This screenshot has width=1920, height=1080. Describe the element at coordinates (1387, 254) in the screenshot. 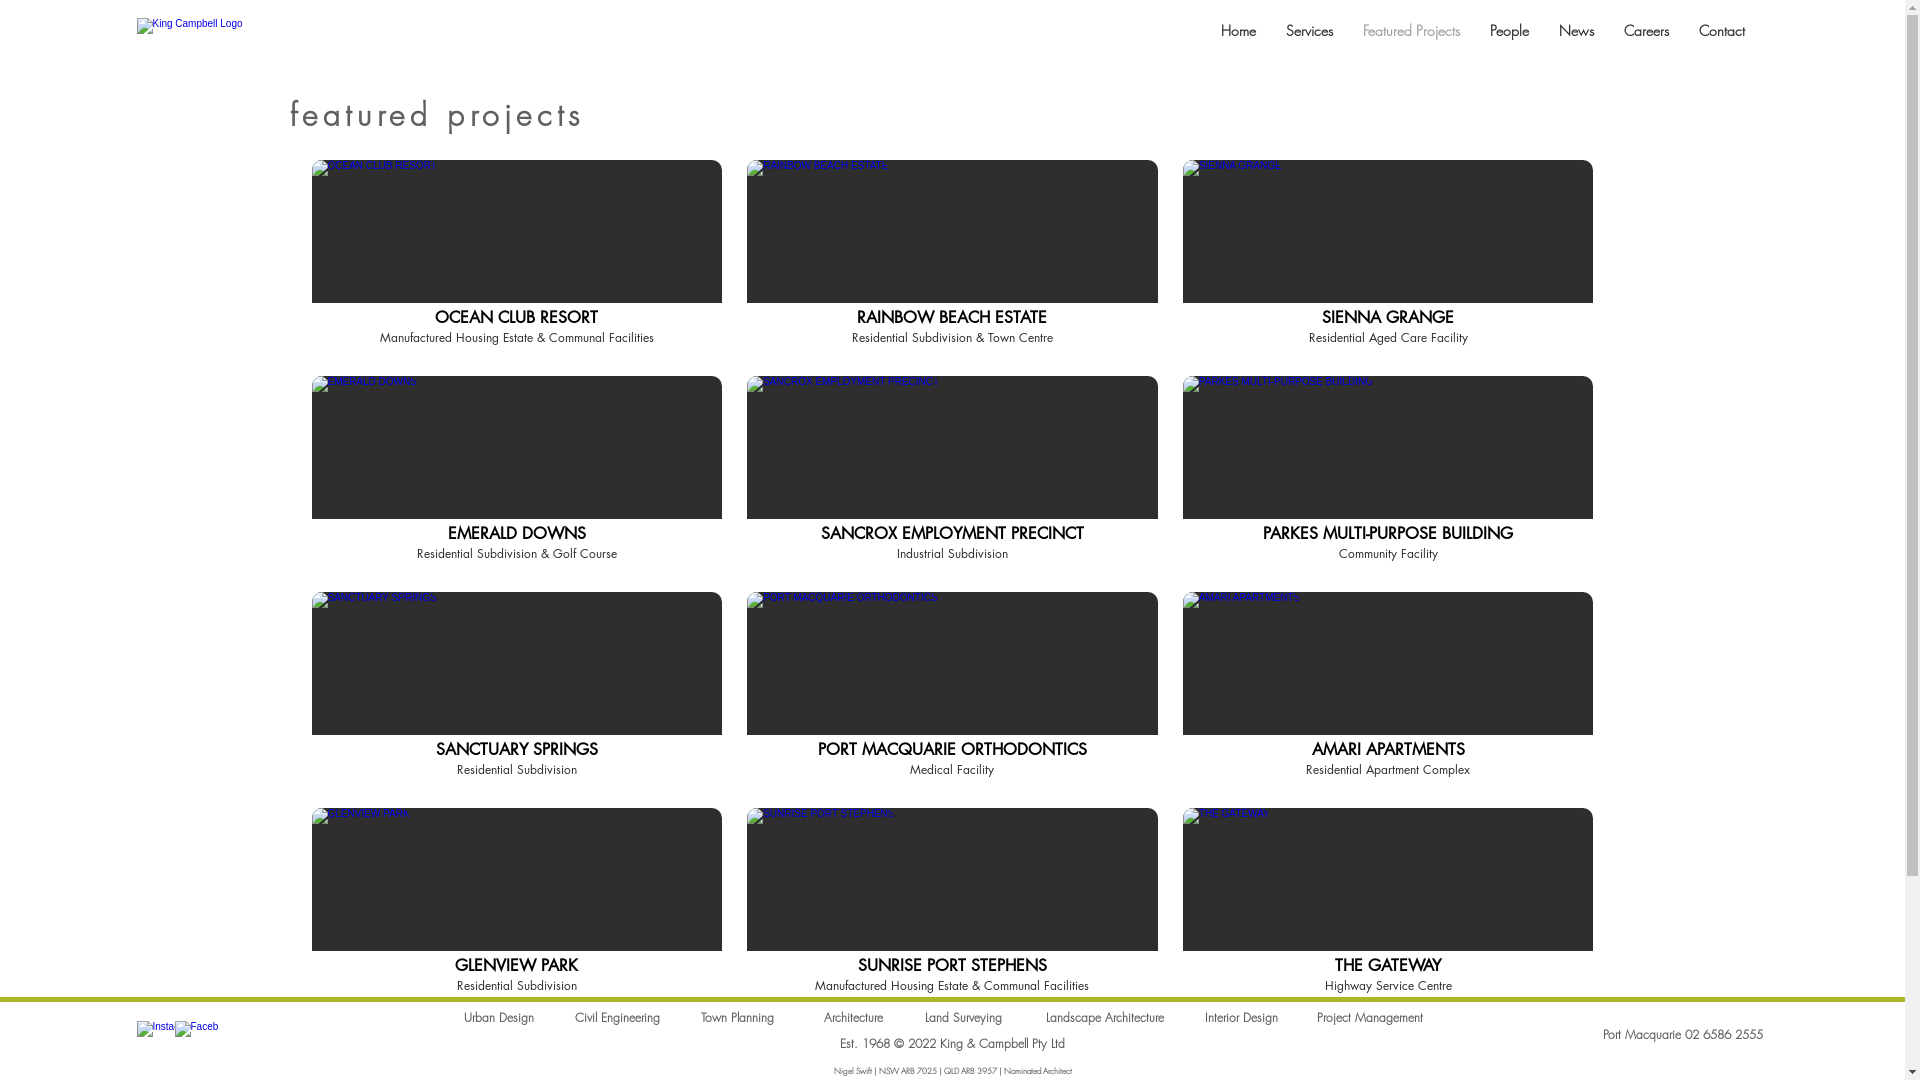

I see `'SIENNA GRANGE` at that location.